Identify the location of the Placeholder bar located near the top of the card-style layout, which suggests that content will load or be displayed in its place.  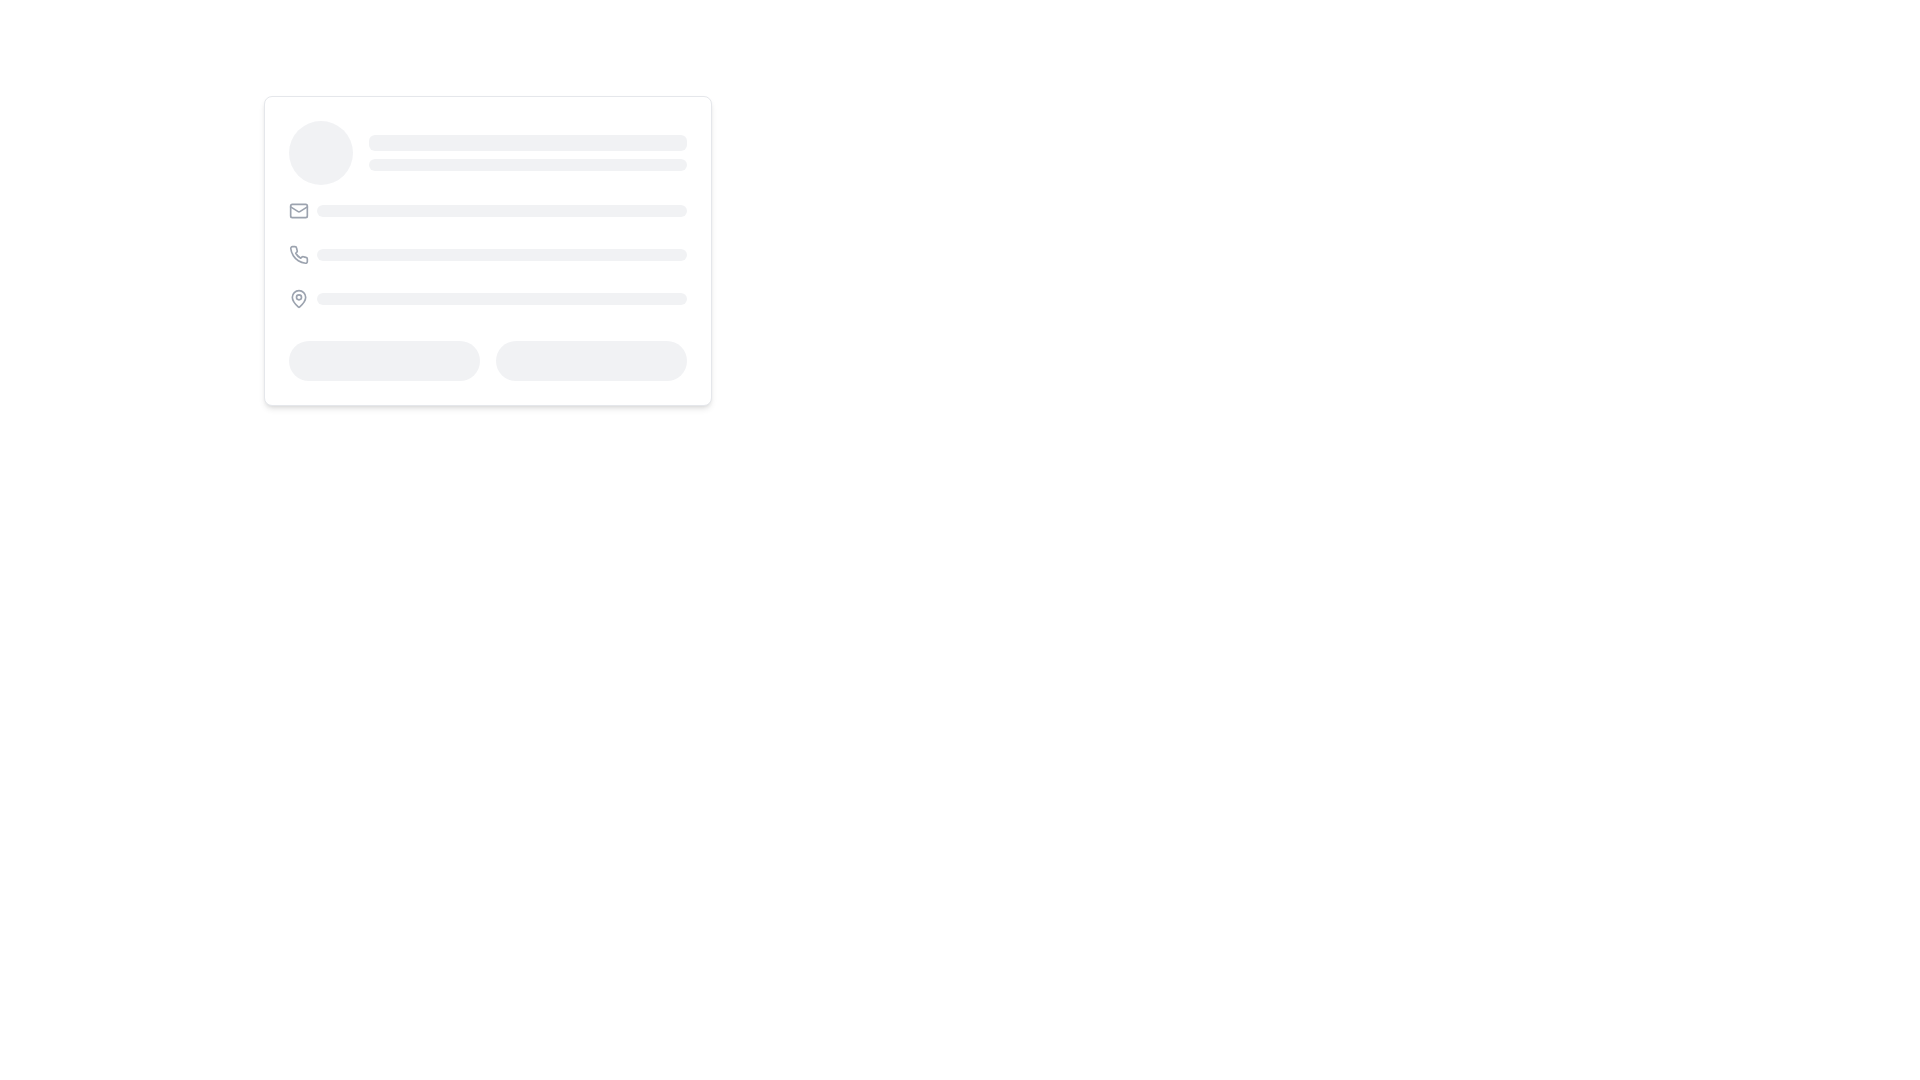
(528, 164).